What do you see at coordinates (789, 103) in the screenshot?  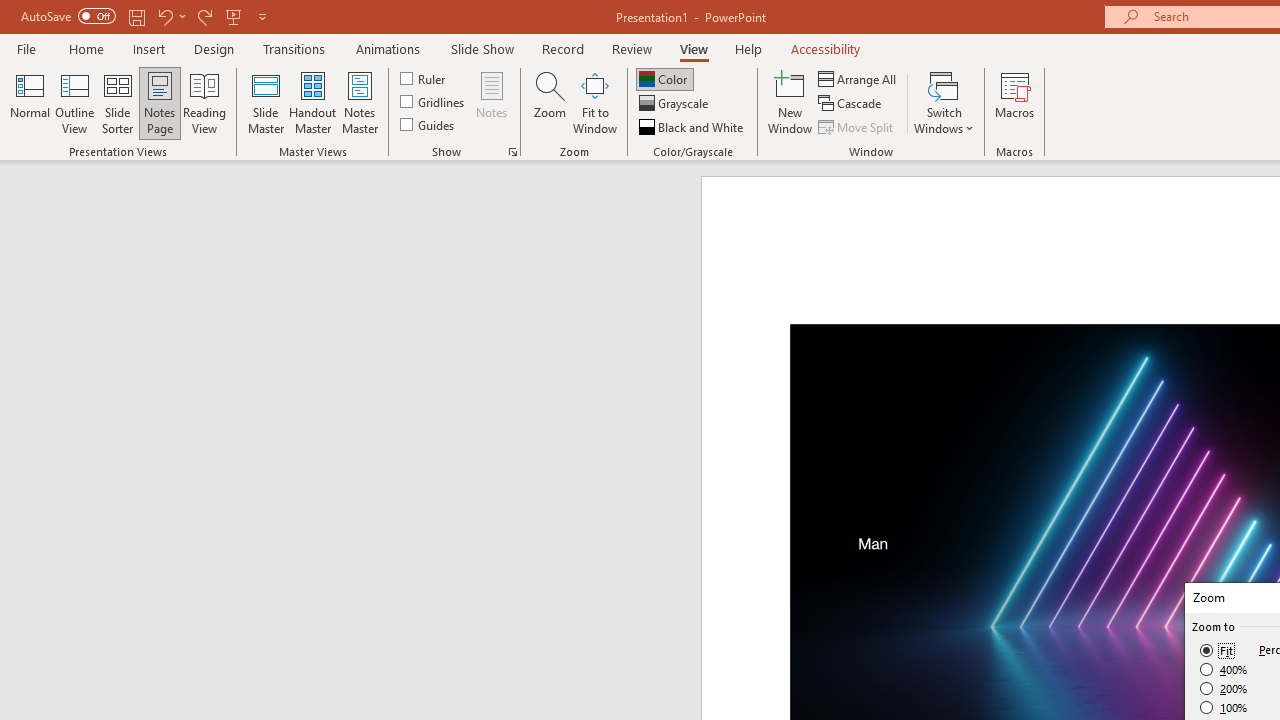 I see `'New Window'` at bounding box center [789, 103].